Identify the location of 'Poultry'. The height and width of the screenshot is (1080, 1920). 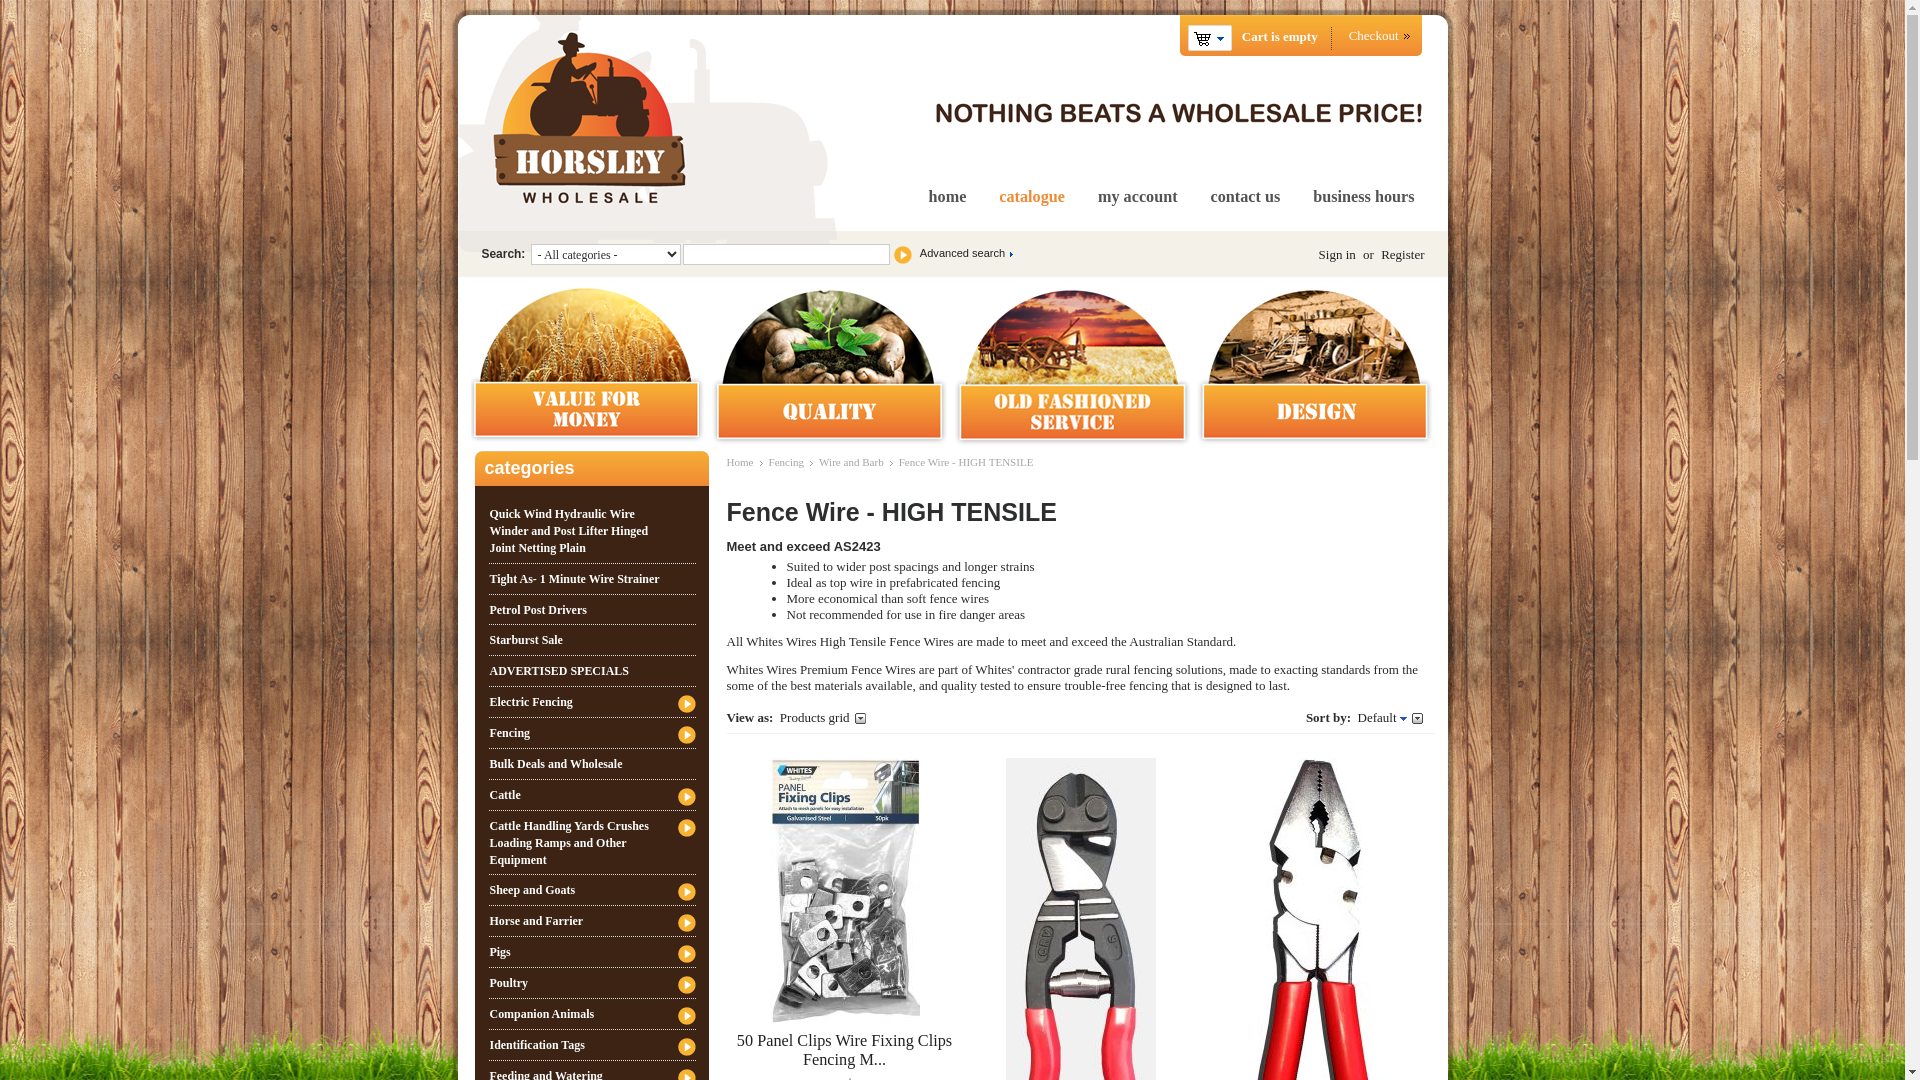
(488, 982).